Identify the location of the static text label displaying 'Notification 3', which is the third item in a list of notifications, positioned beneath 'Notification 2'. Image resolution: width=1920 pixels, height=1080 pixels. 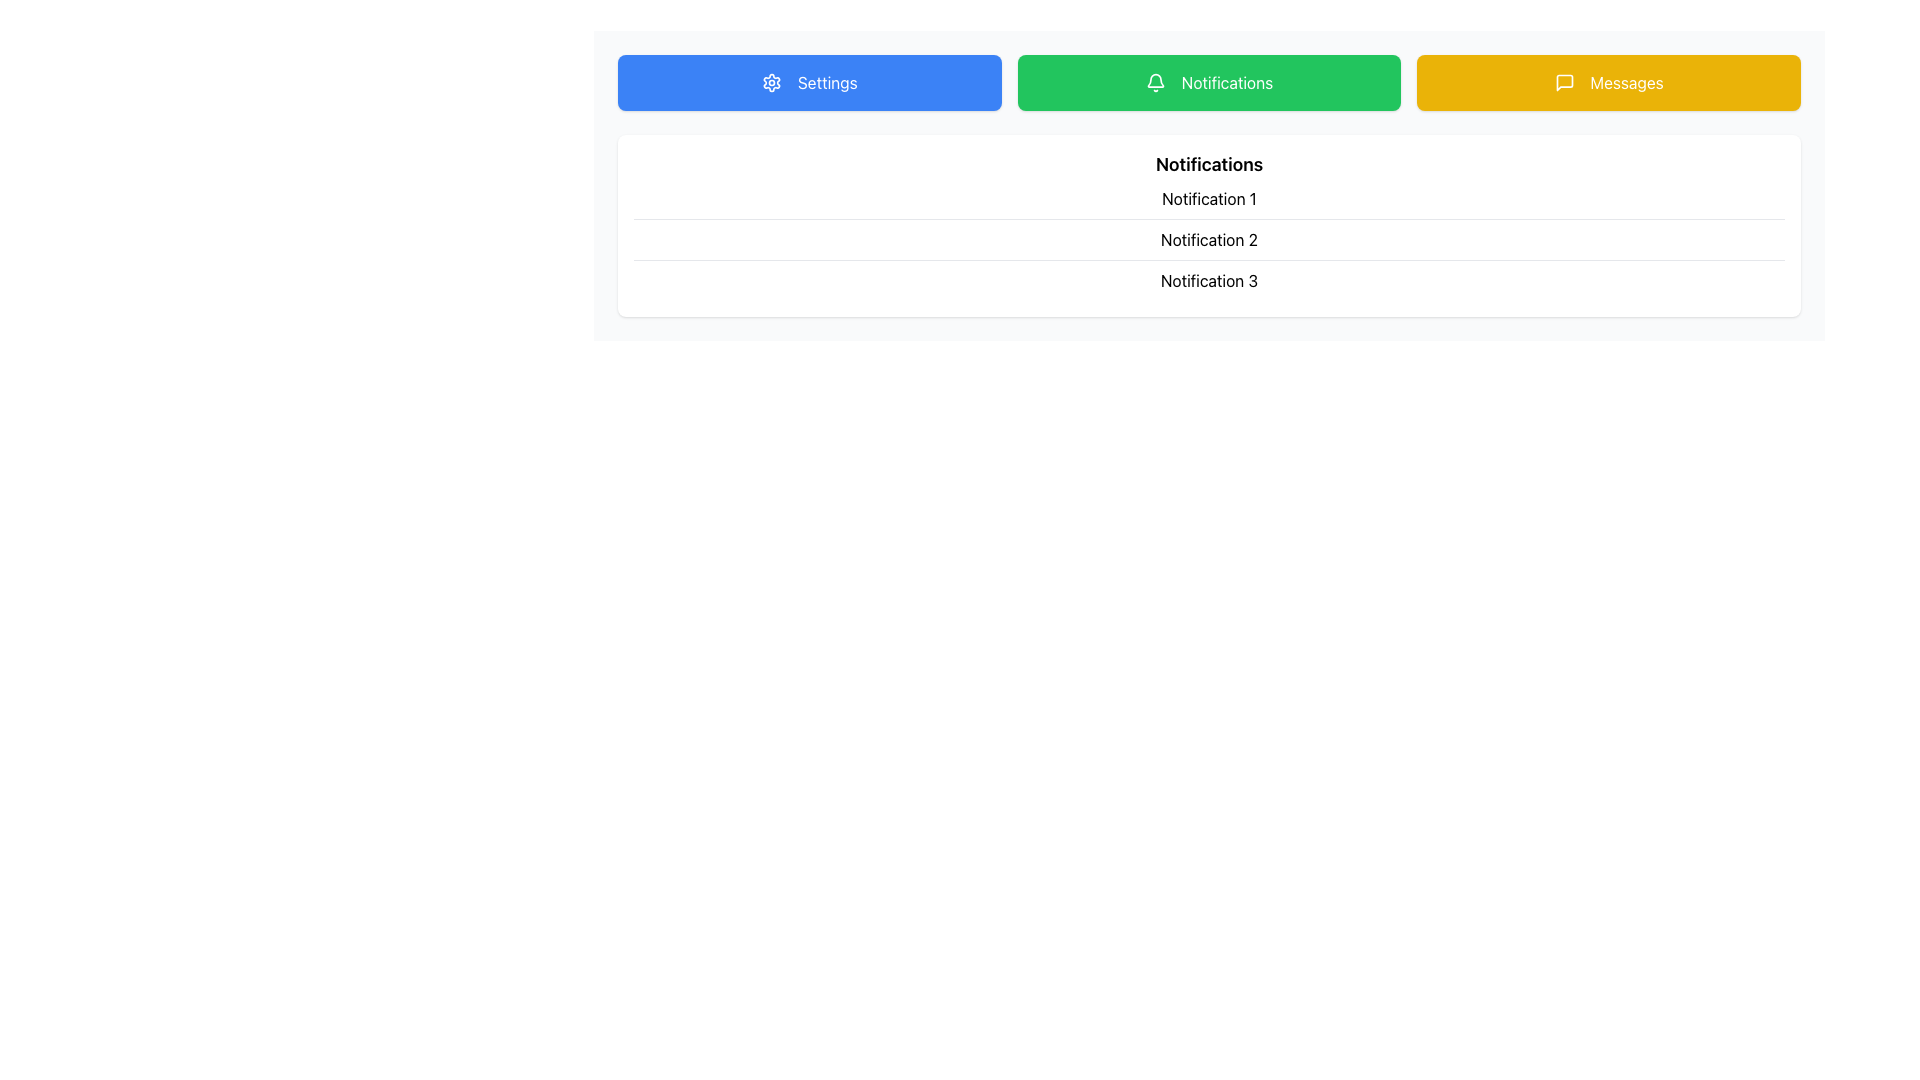
(1208, 281).